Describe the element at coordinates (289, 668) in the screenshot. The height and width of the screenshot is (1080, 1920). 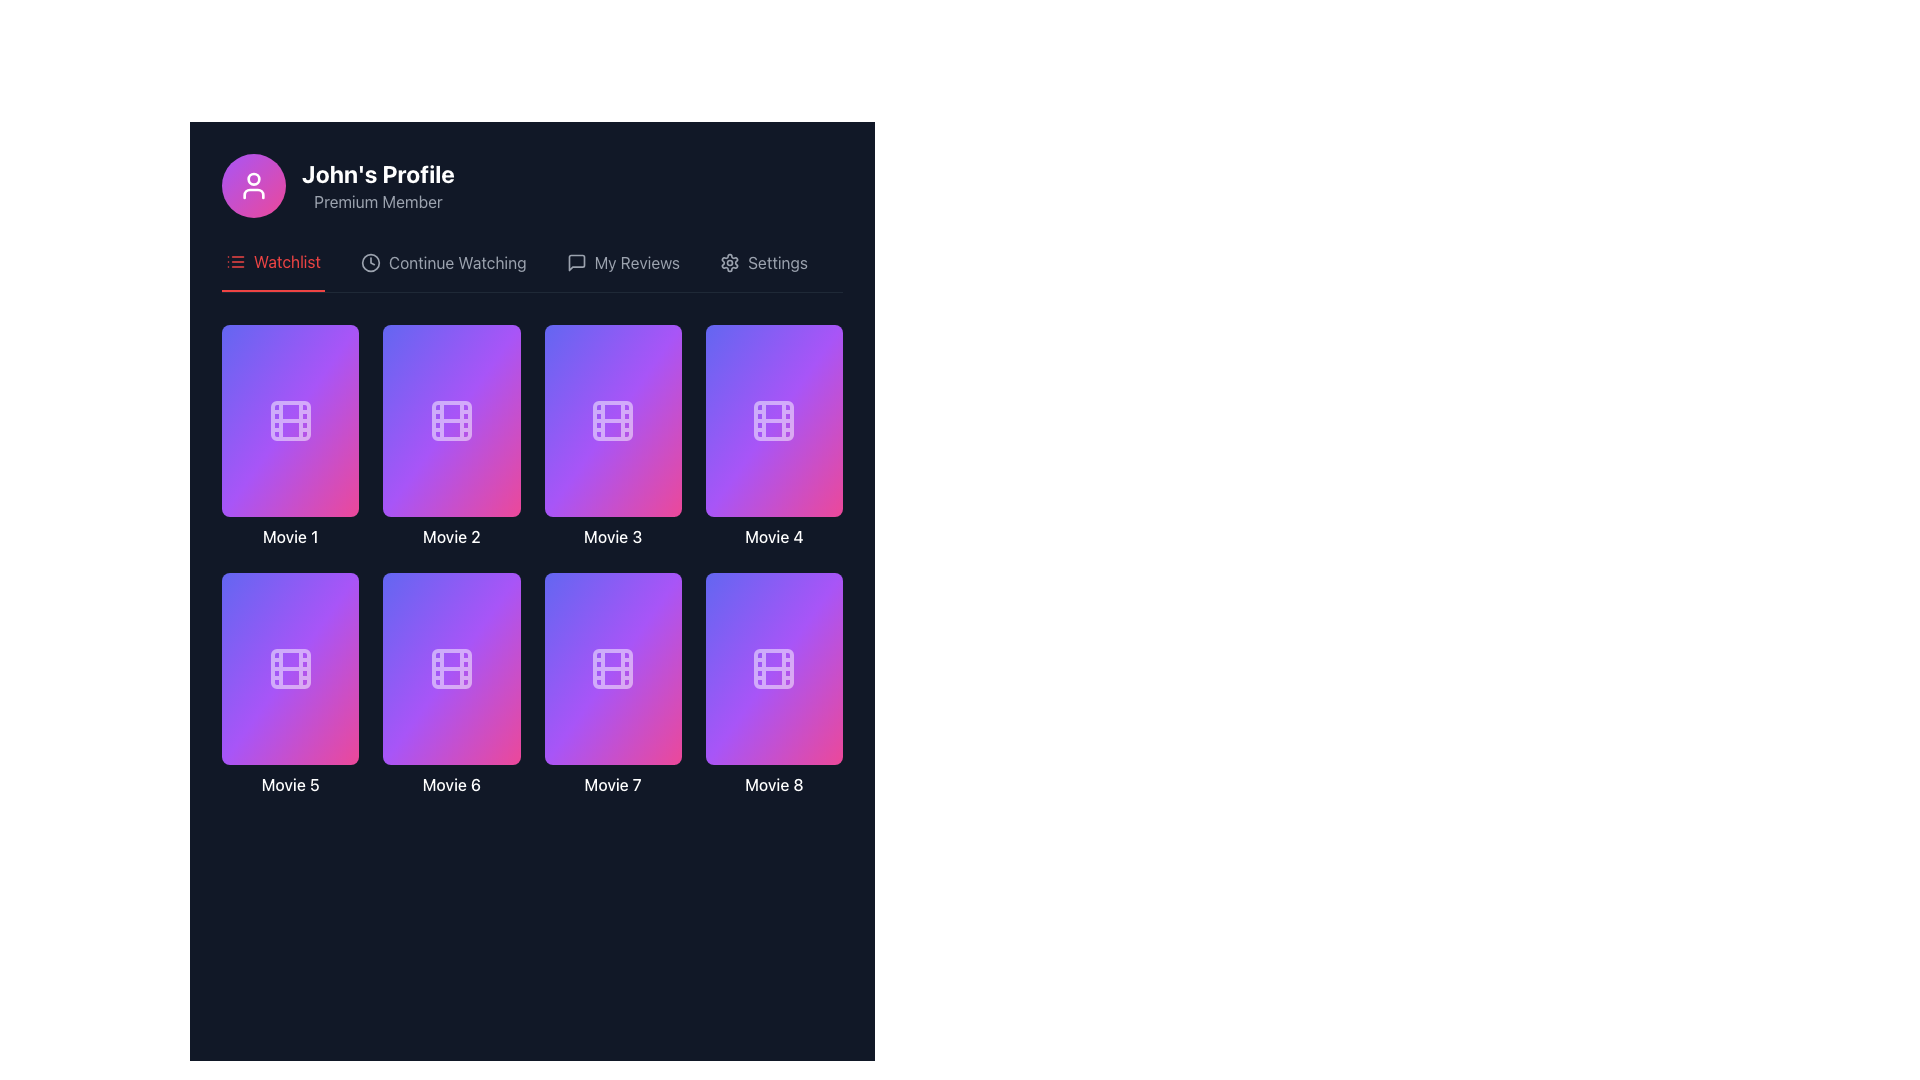
I see `the film strip icon in the Watchlist section, located in the second row and first column of the grid layout, featuring a light purple color gradient and a square grid layout` at that location.